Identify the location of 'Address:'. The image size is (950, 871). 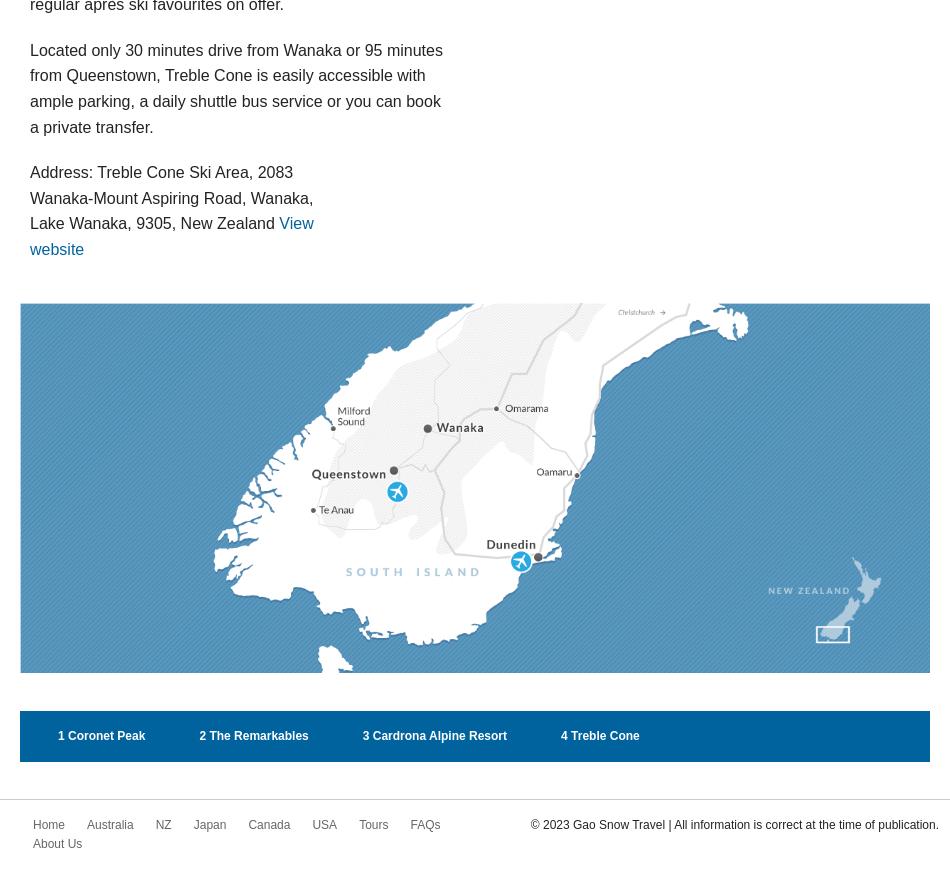
(61, 172).